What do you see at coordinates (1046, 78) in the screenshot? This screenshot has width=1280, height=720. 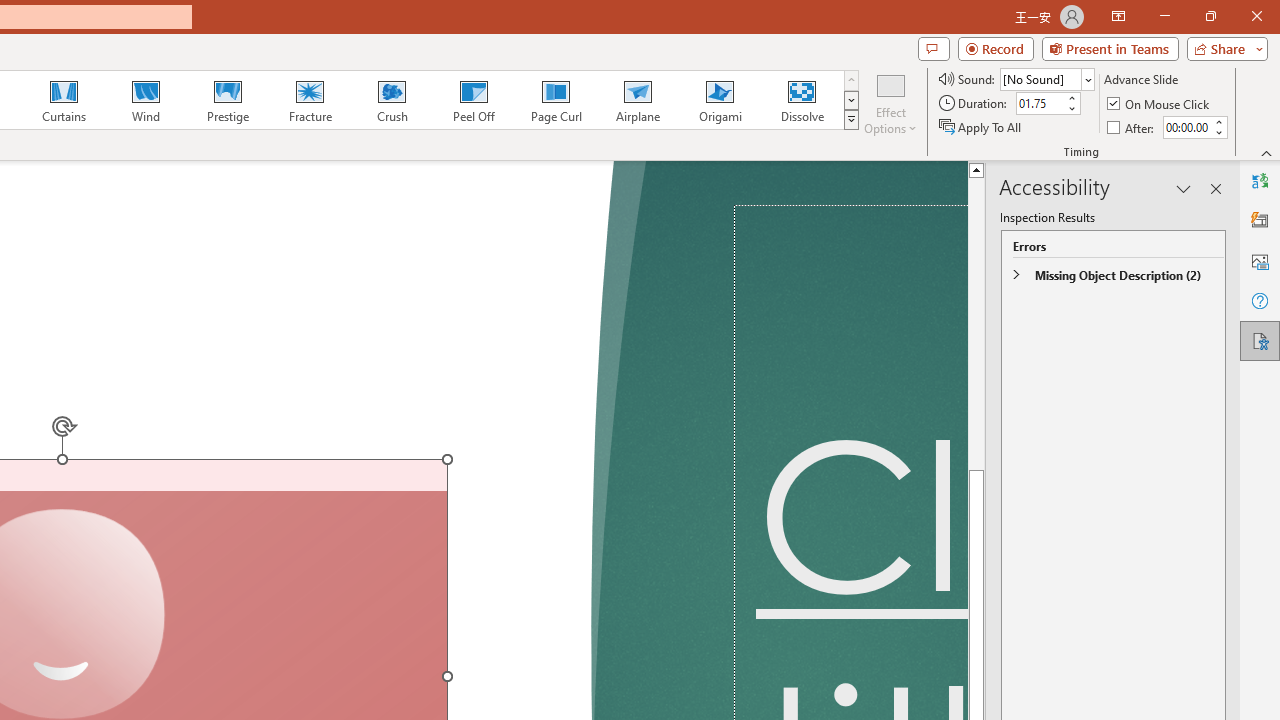 I see `'Sound'` at bounding box center [1046, 78].